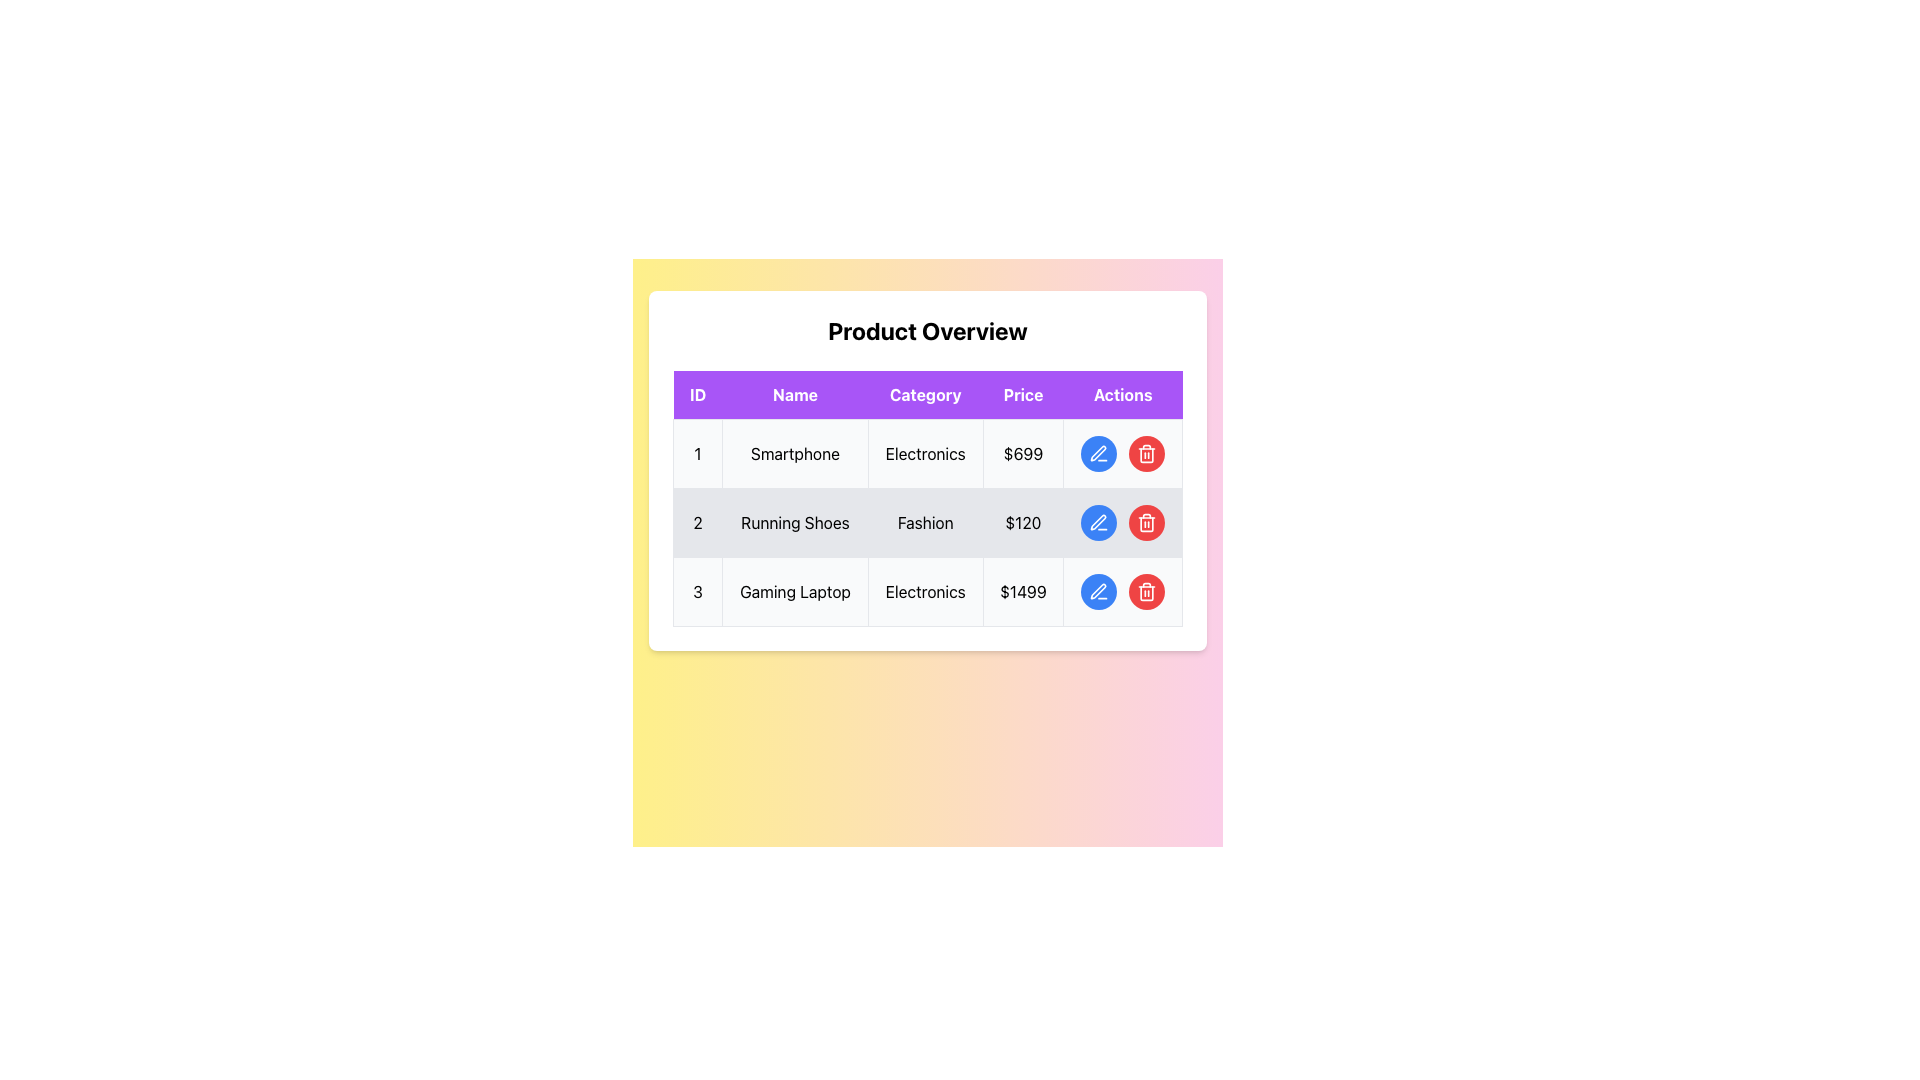 This screenshot has height=1080, width=1920. Describe the element at coordinates (794, 590) in the screenshot. I see `the text label displaying 'Gaming Laptop' which is located in the second column of the third row in the table layout` at that location.